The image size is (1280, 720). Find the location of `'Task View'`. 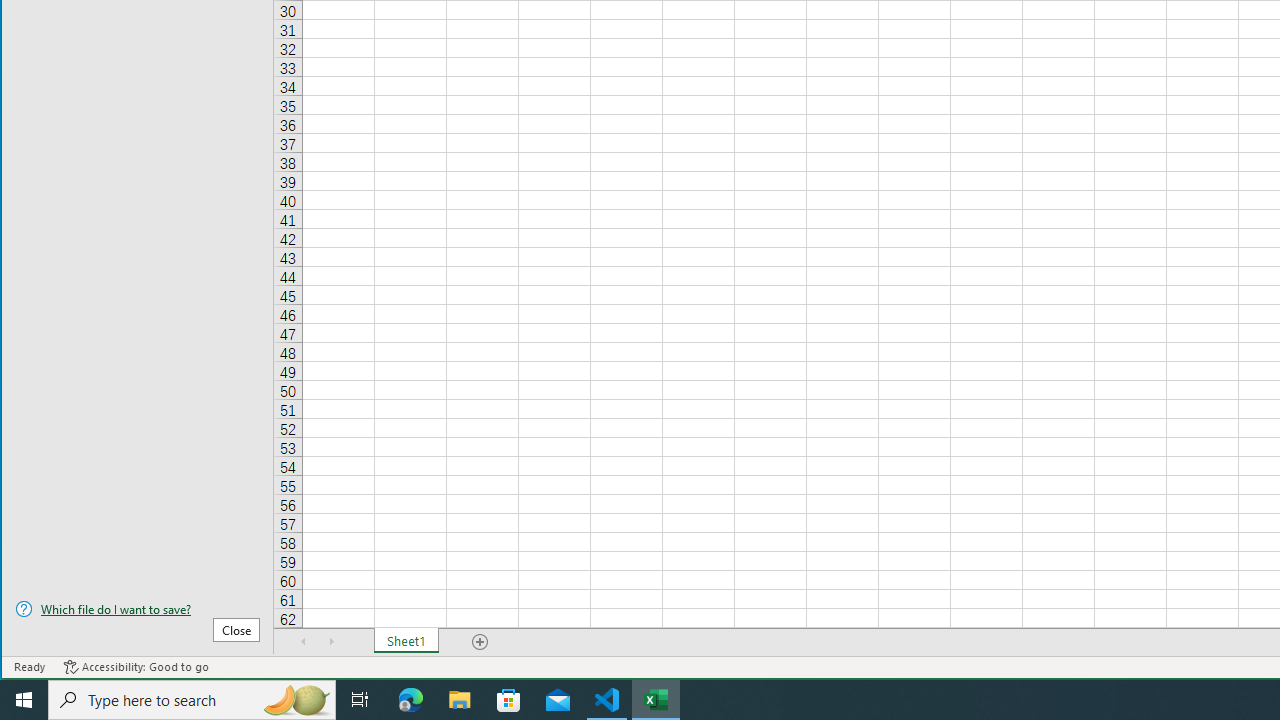

'Task View' is located at coordinates (359, 698).